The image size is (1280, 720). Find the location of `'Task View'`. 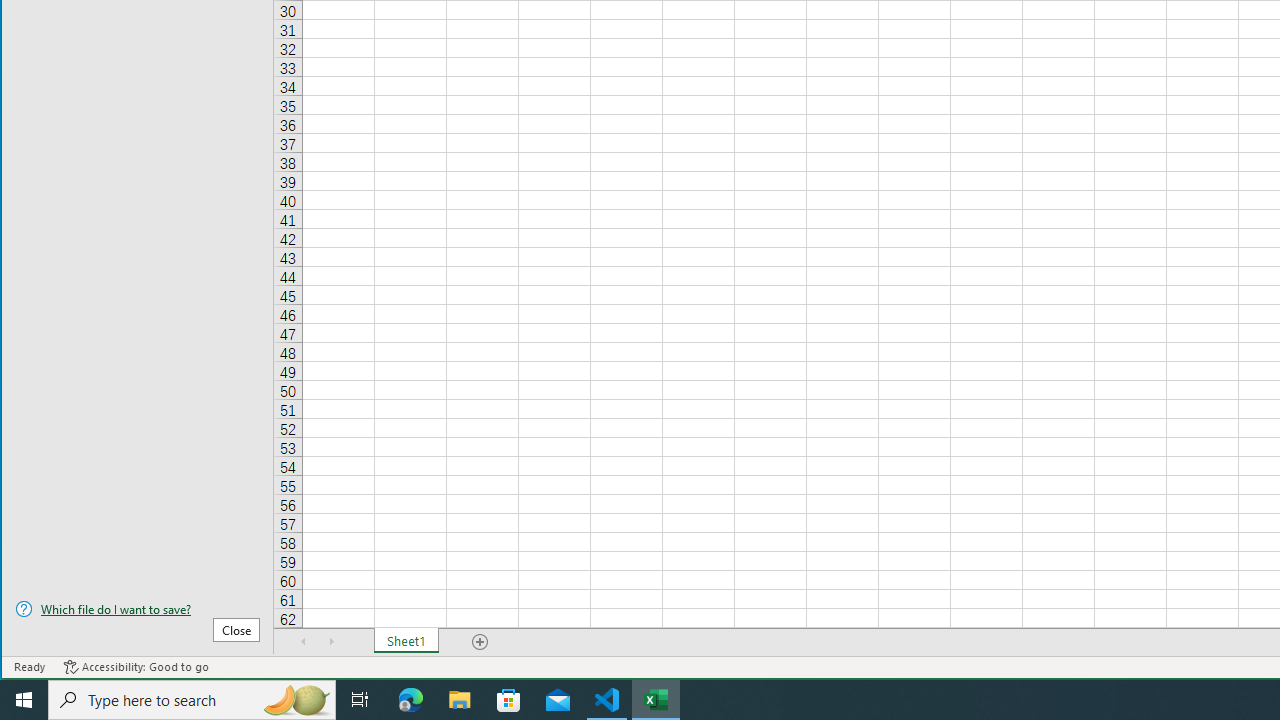

'Task View' is located at coordinates (359, 698).